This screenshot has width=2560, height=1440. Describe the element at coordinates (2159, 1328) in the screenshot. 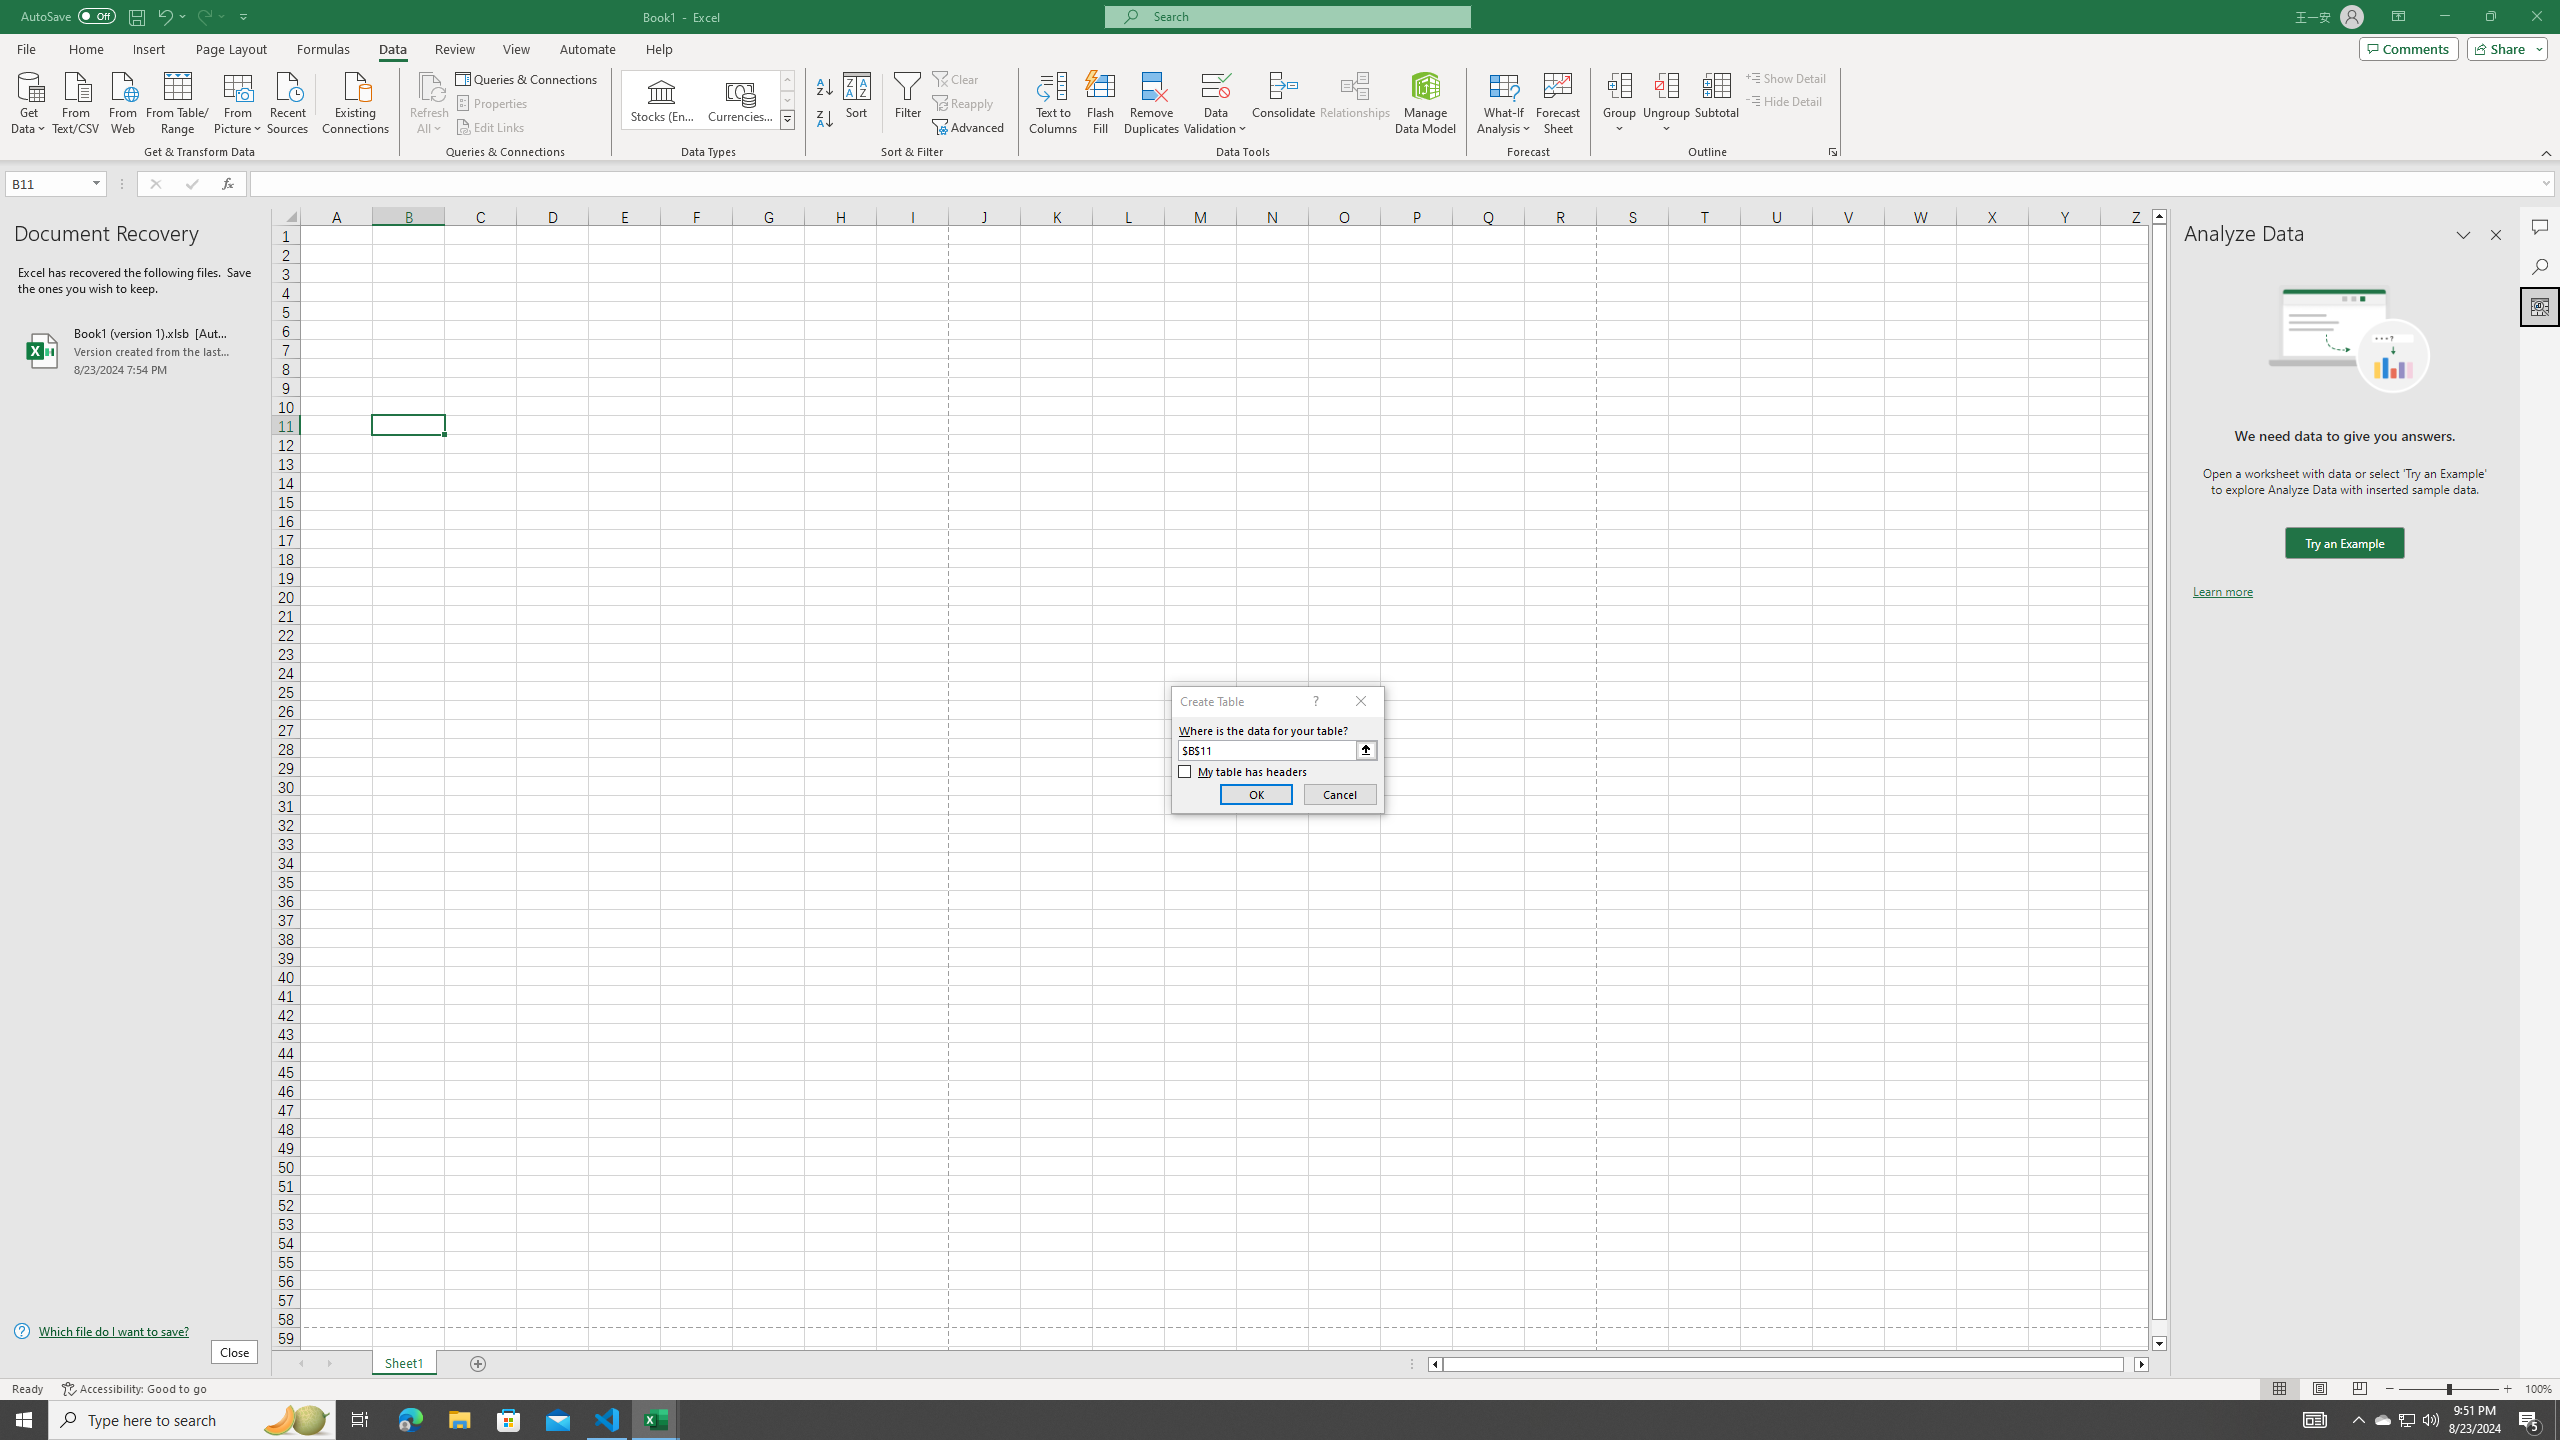

I see `'Page down'` at that location.